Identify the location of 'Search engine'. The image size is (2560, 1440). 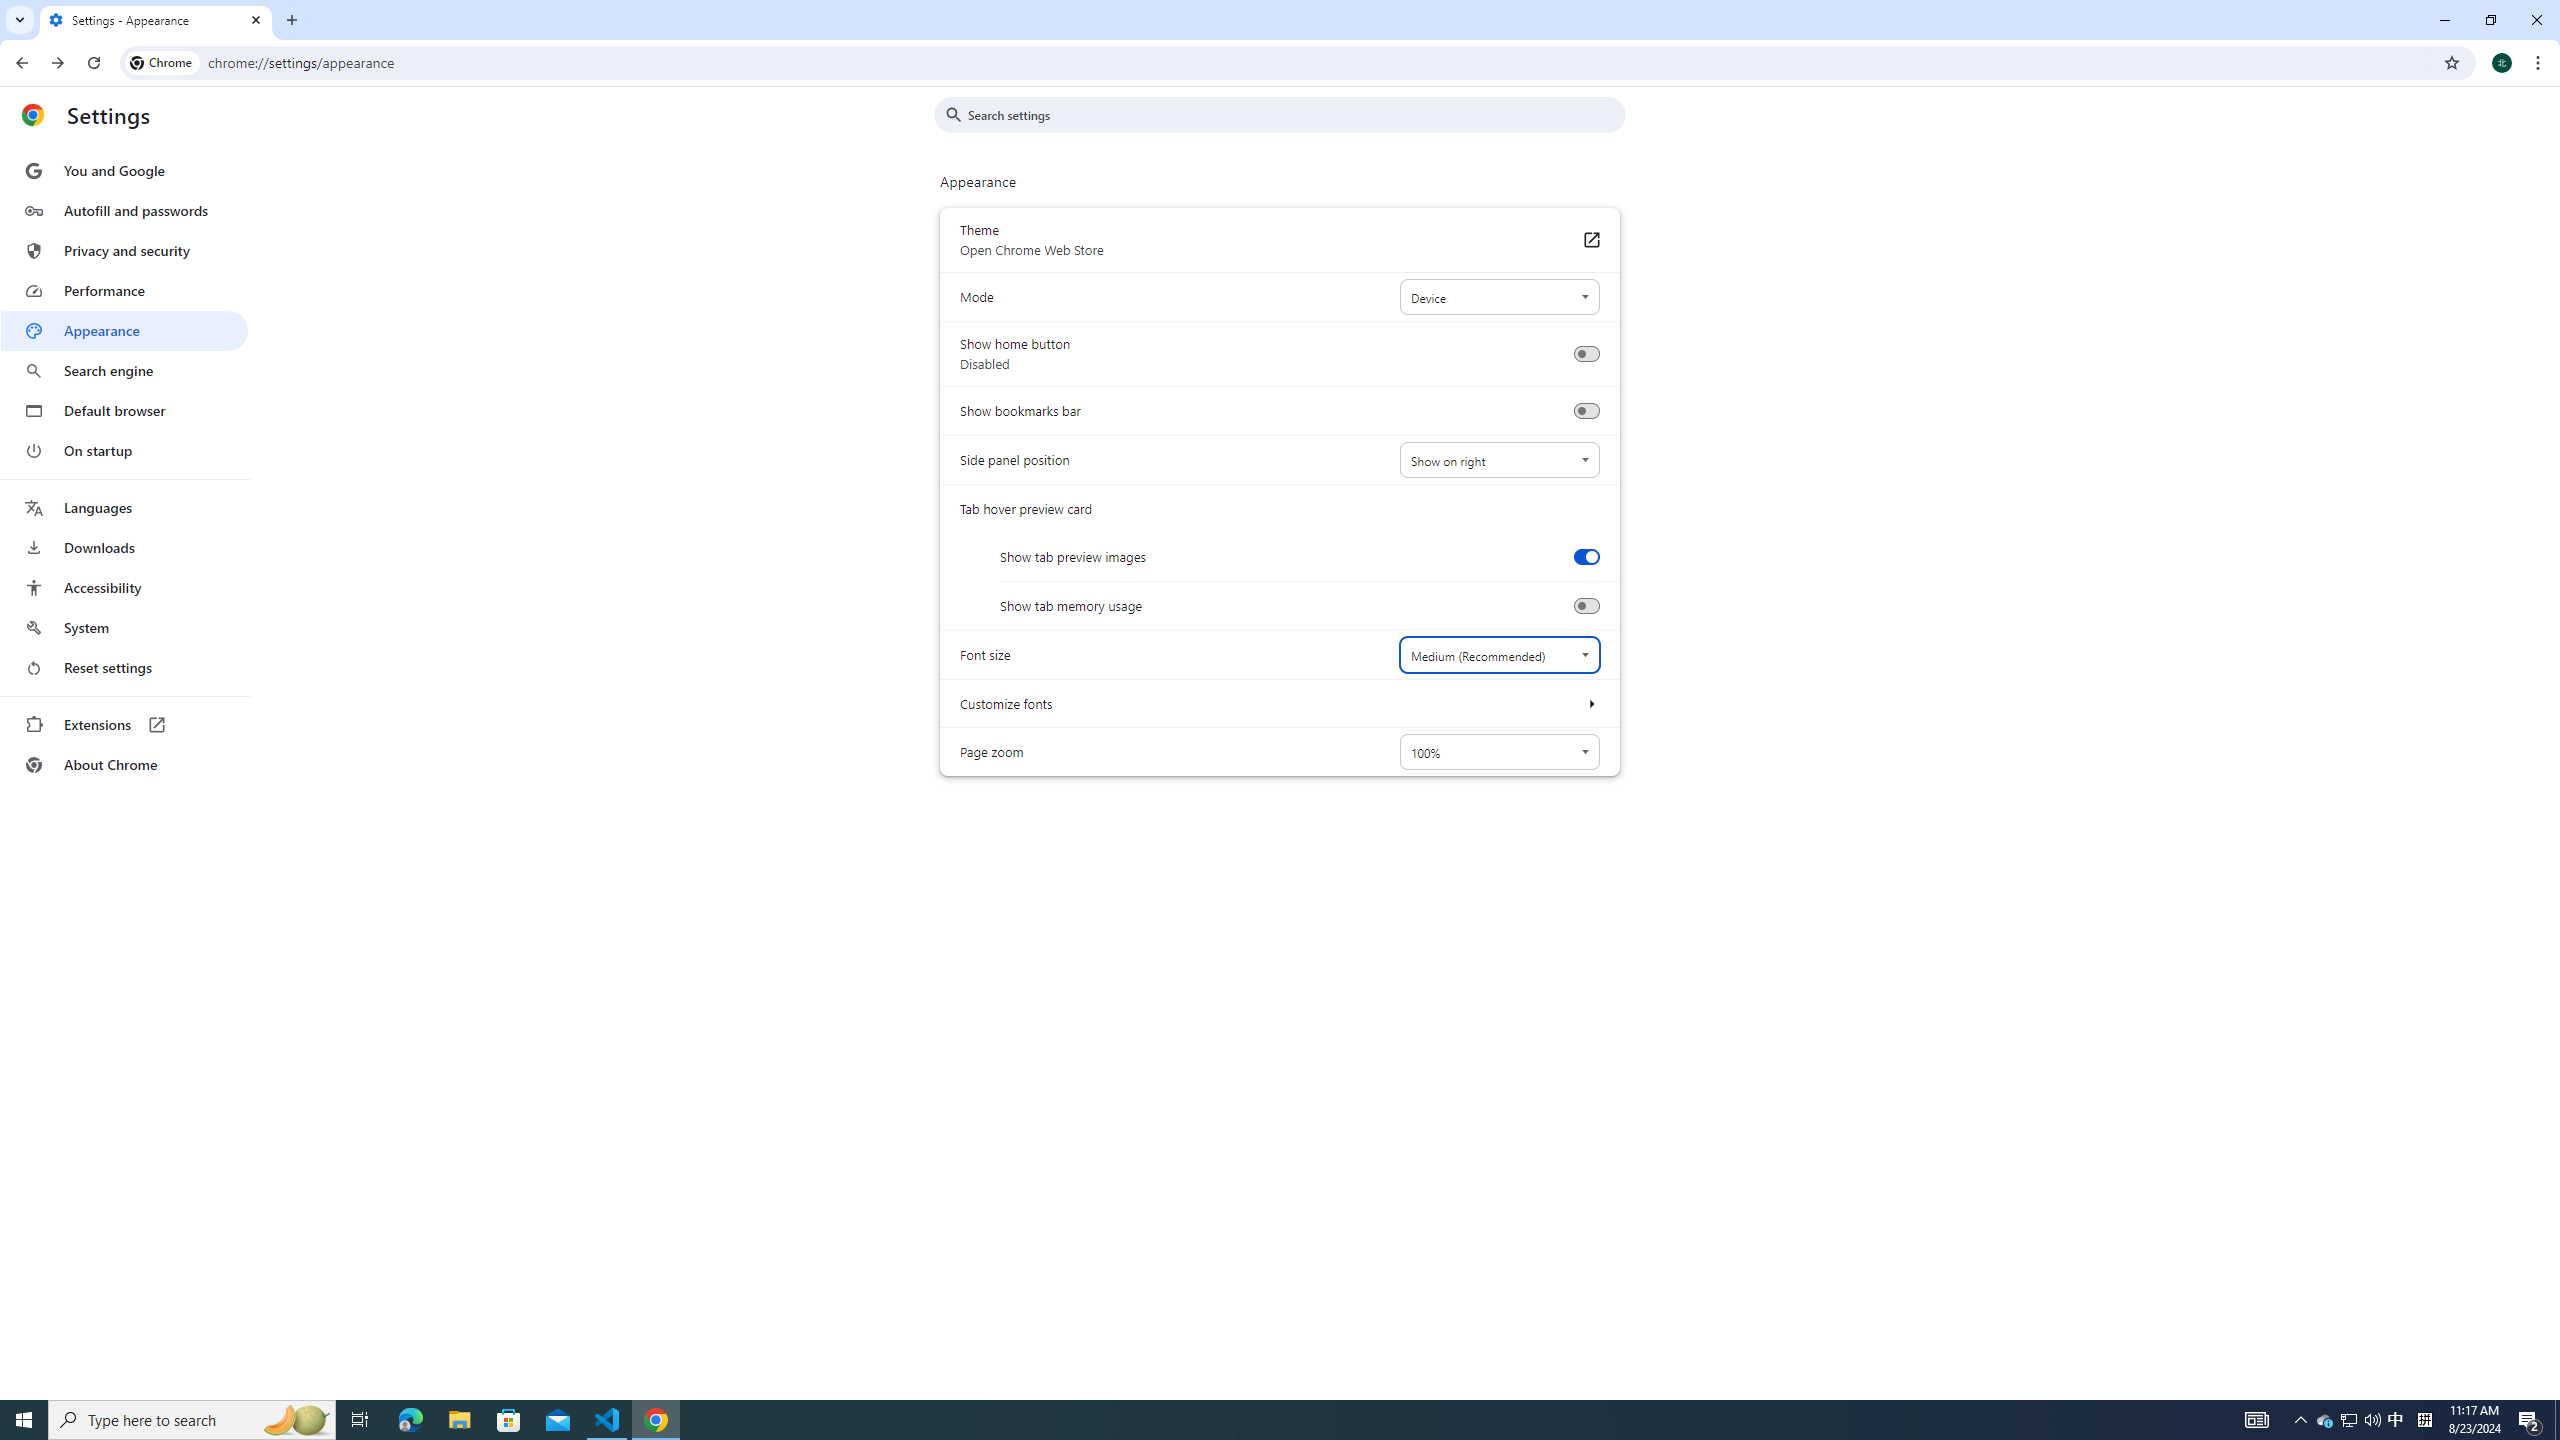
(123, 371).